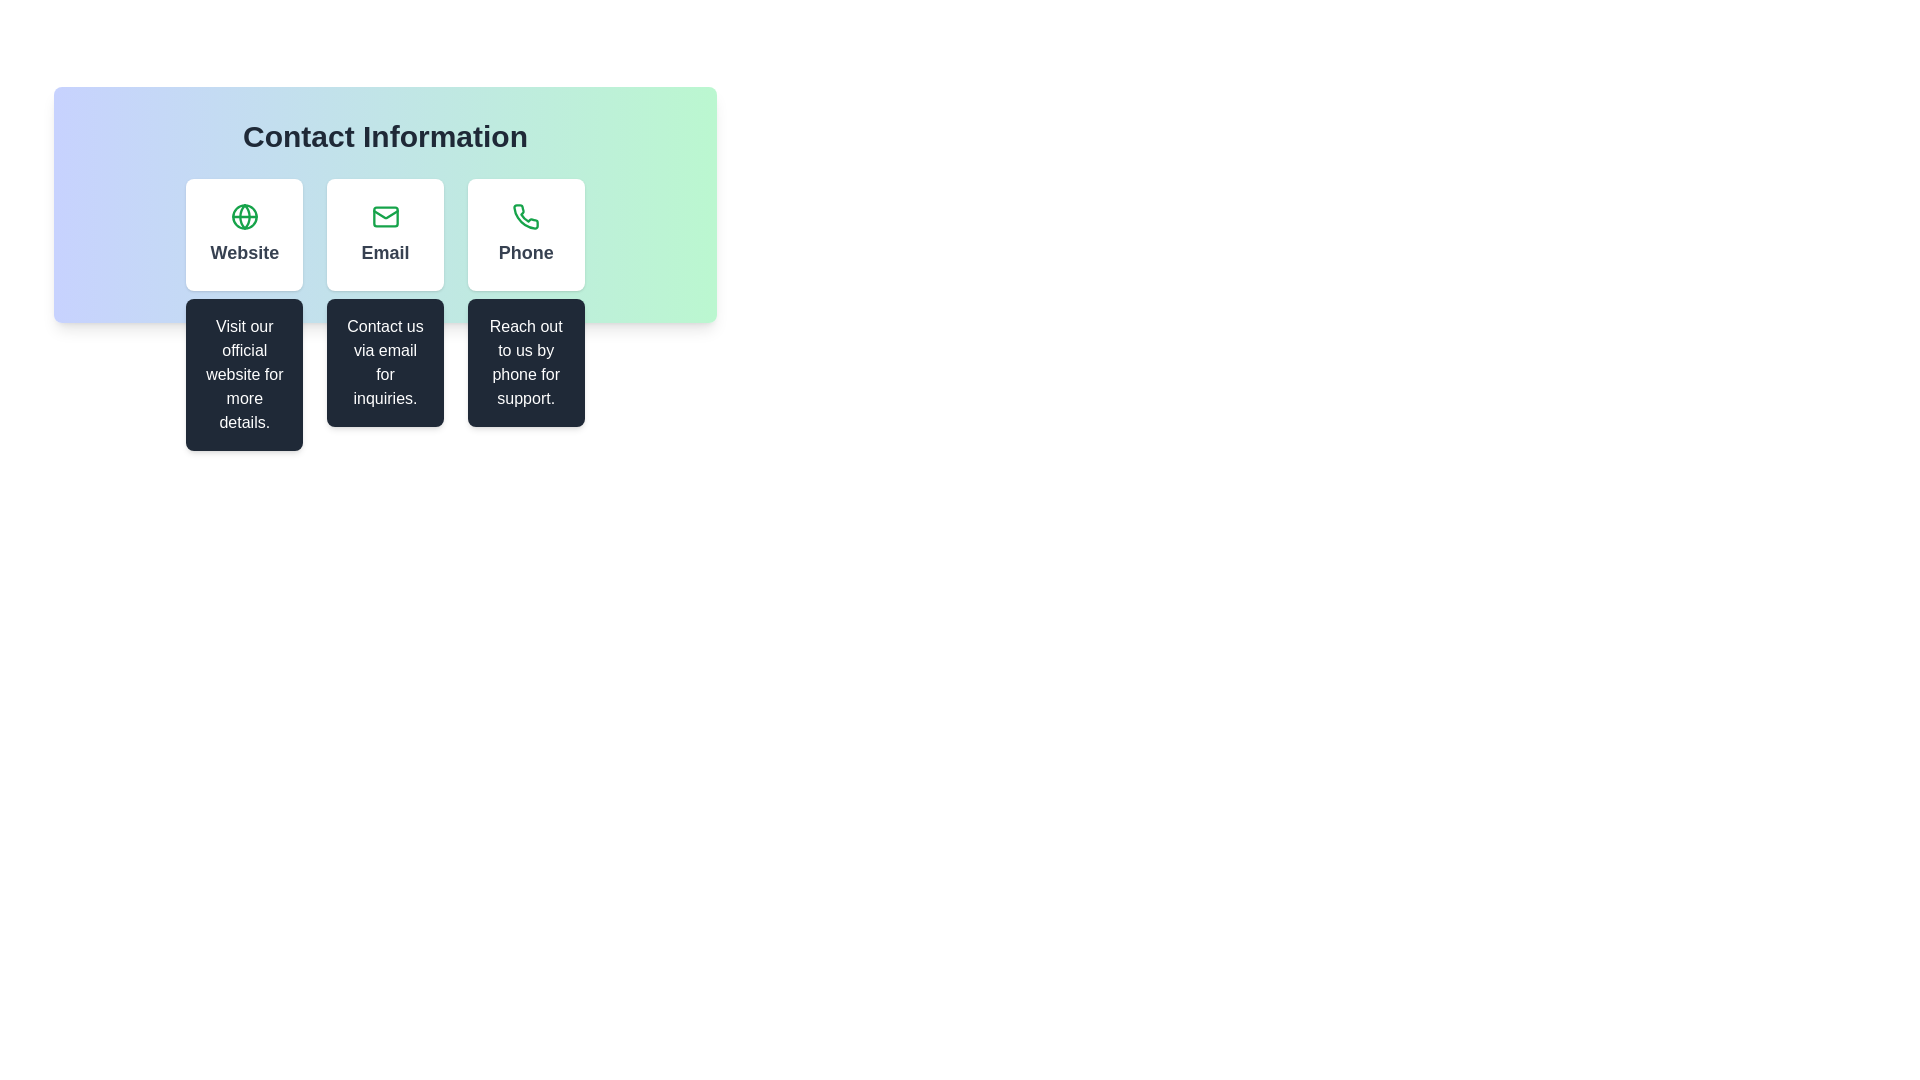 The height and width of the screenshot is (1080, 1920). I want to click on the mail icon styled as a minimalistic envelope in the 'Contact Information' section, so click(385, 216).